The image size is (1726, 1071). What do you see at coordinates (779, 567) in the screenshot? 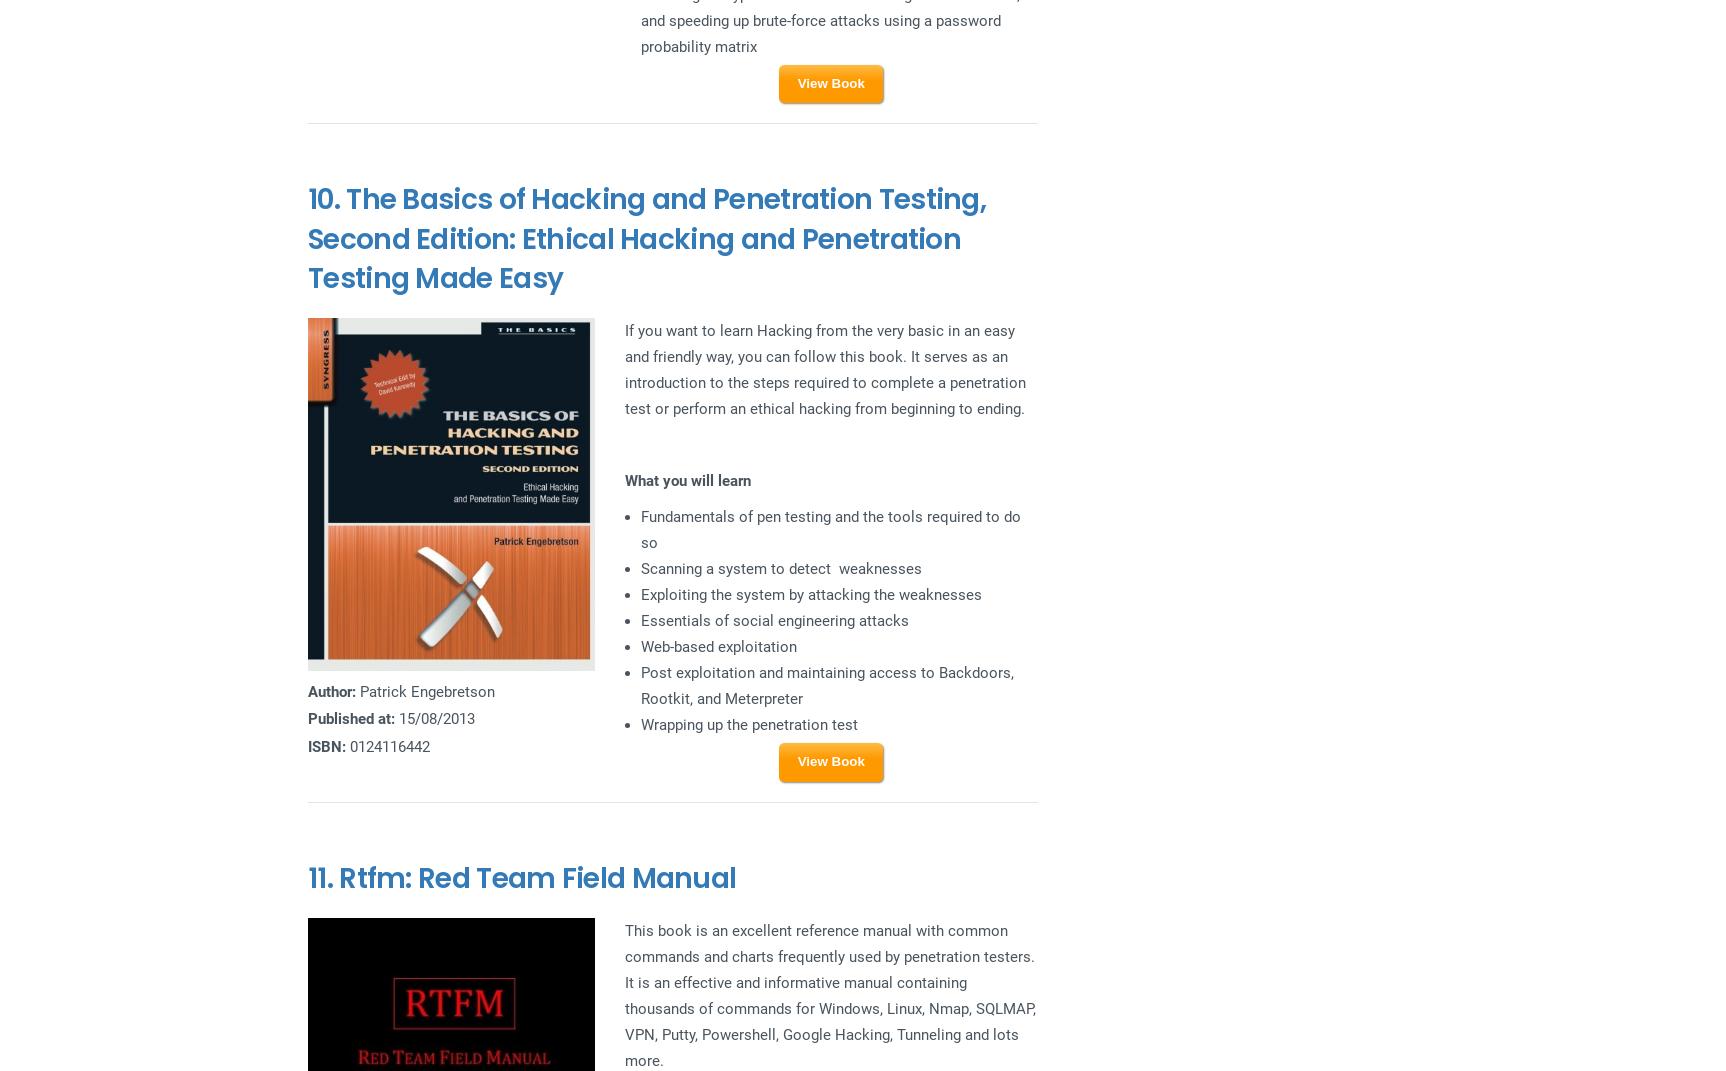
I see `'Scanning a system to detect  weaknesses'` at bounding box center [779, 567].